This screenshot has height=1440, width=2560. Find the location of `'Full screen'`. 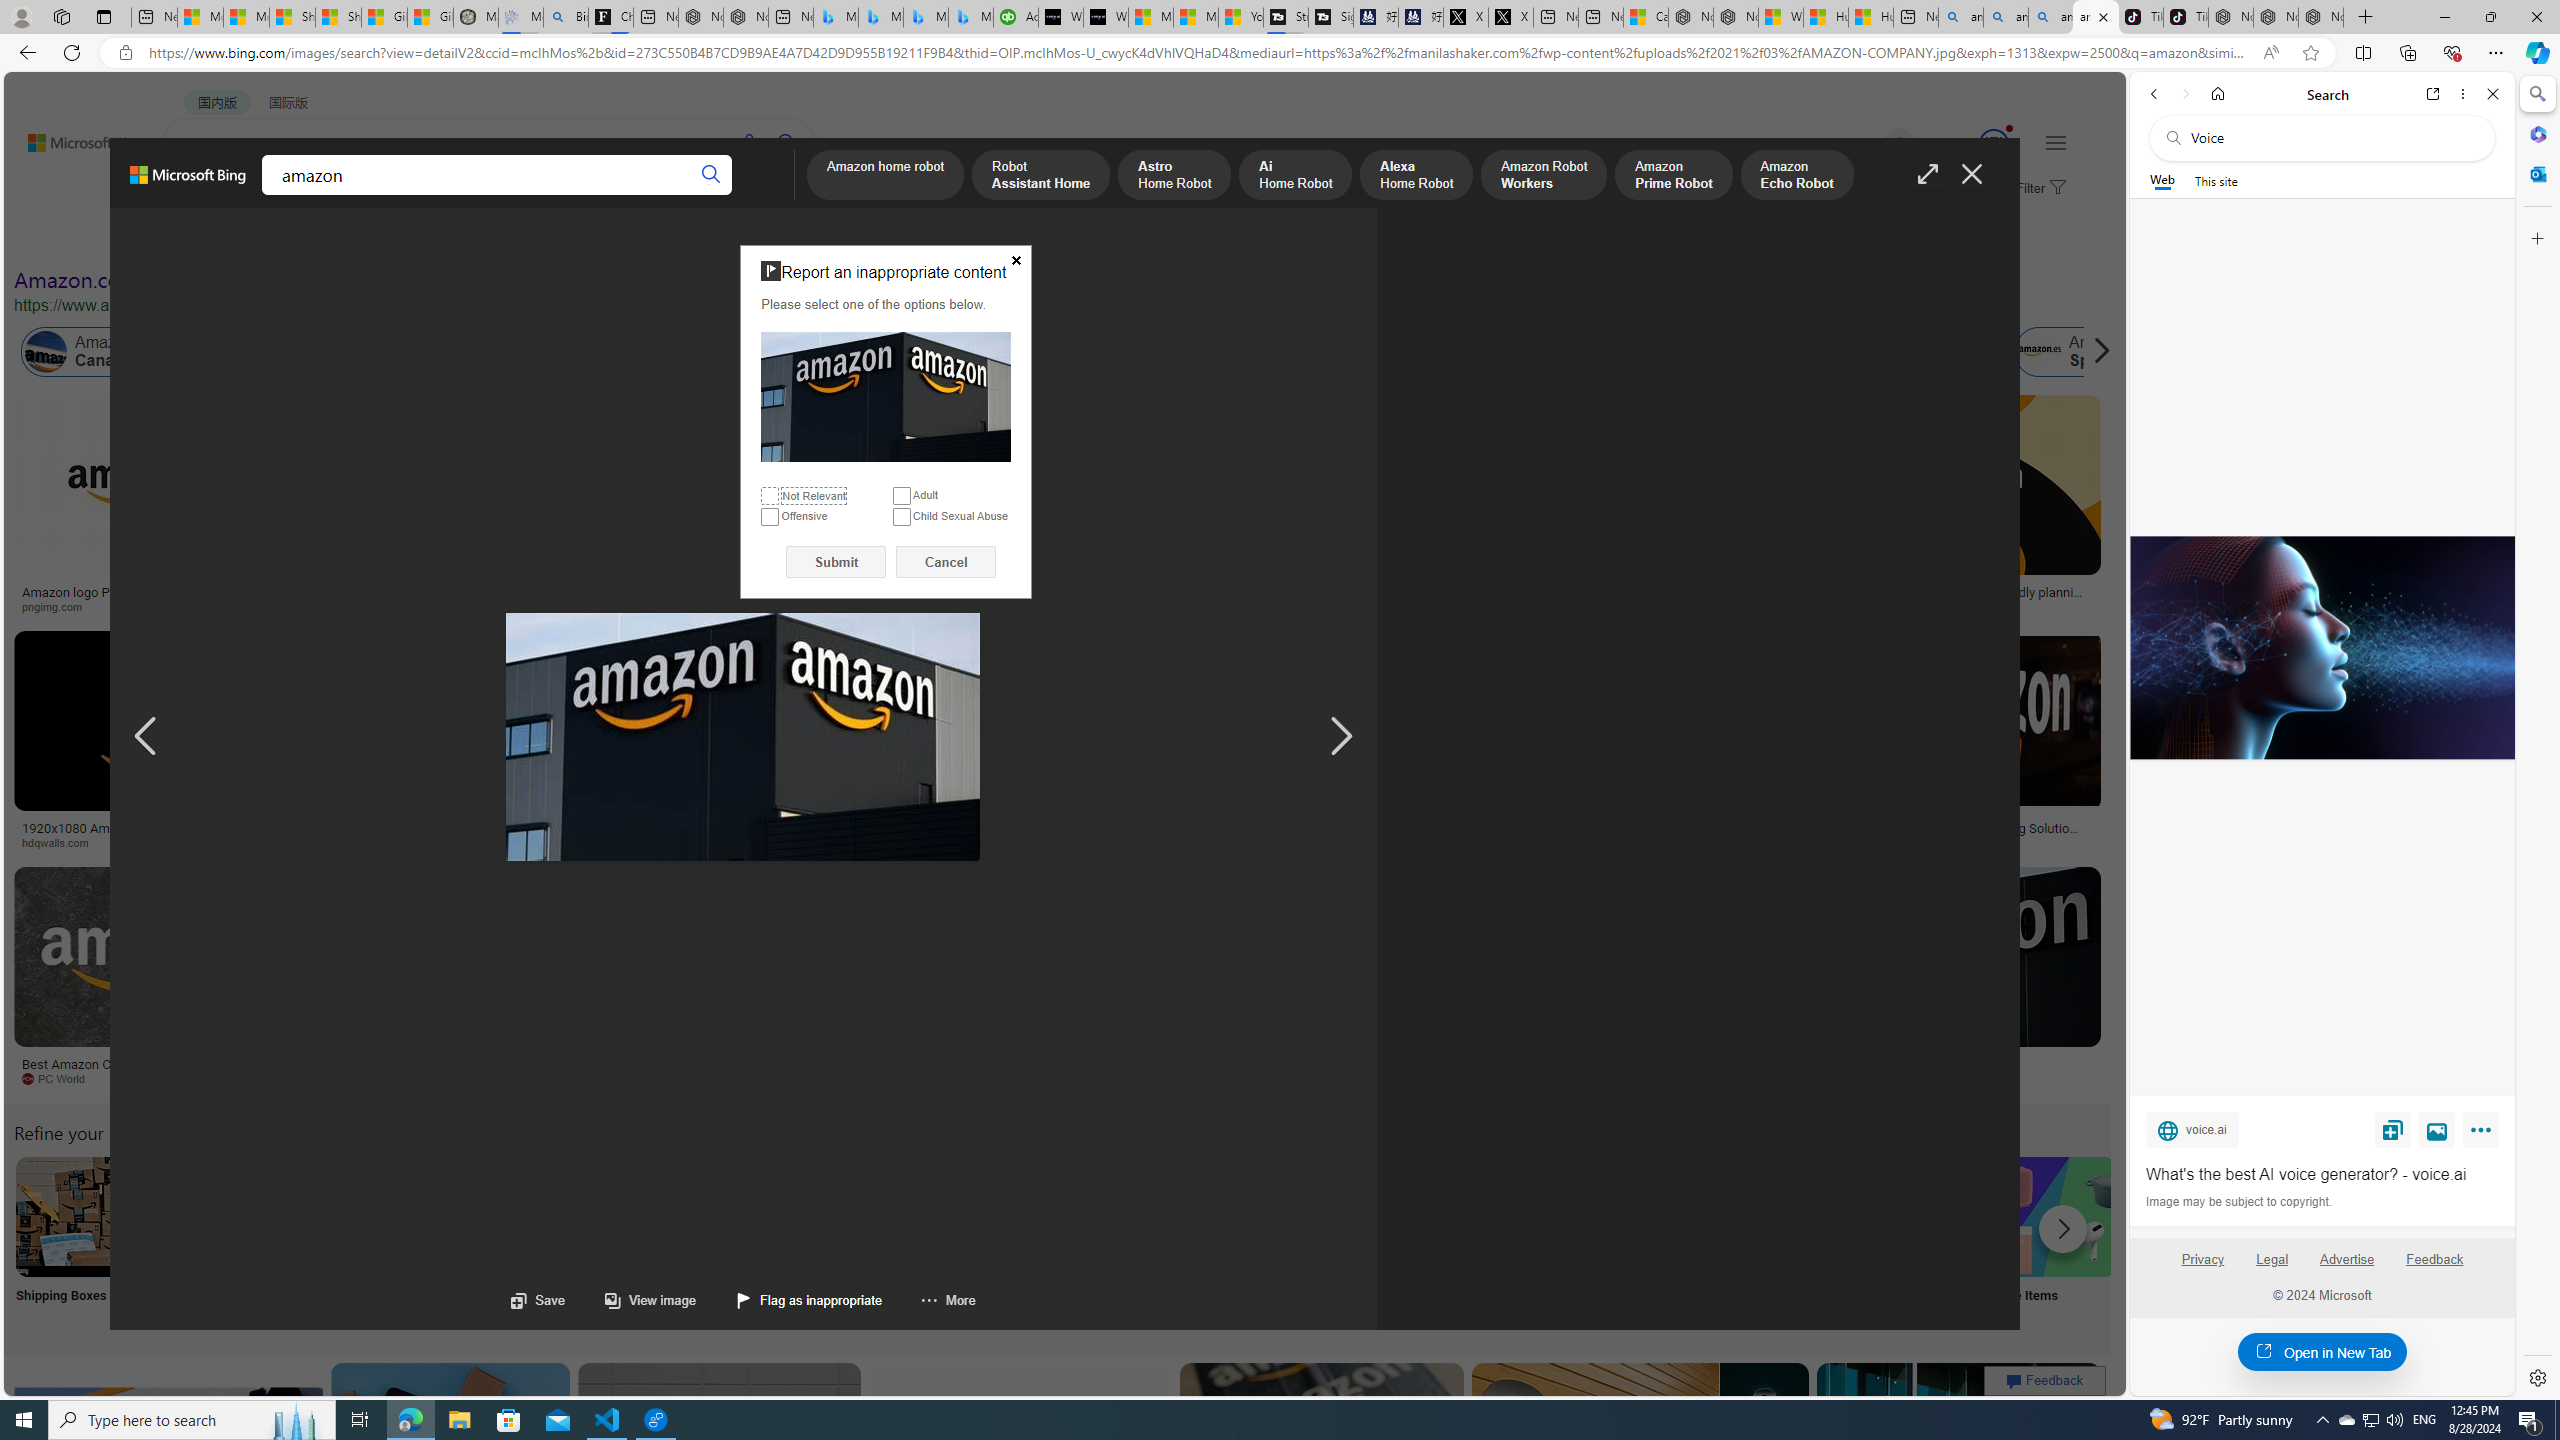

'Full screen' is located at coordinates (1928, 173).